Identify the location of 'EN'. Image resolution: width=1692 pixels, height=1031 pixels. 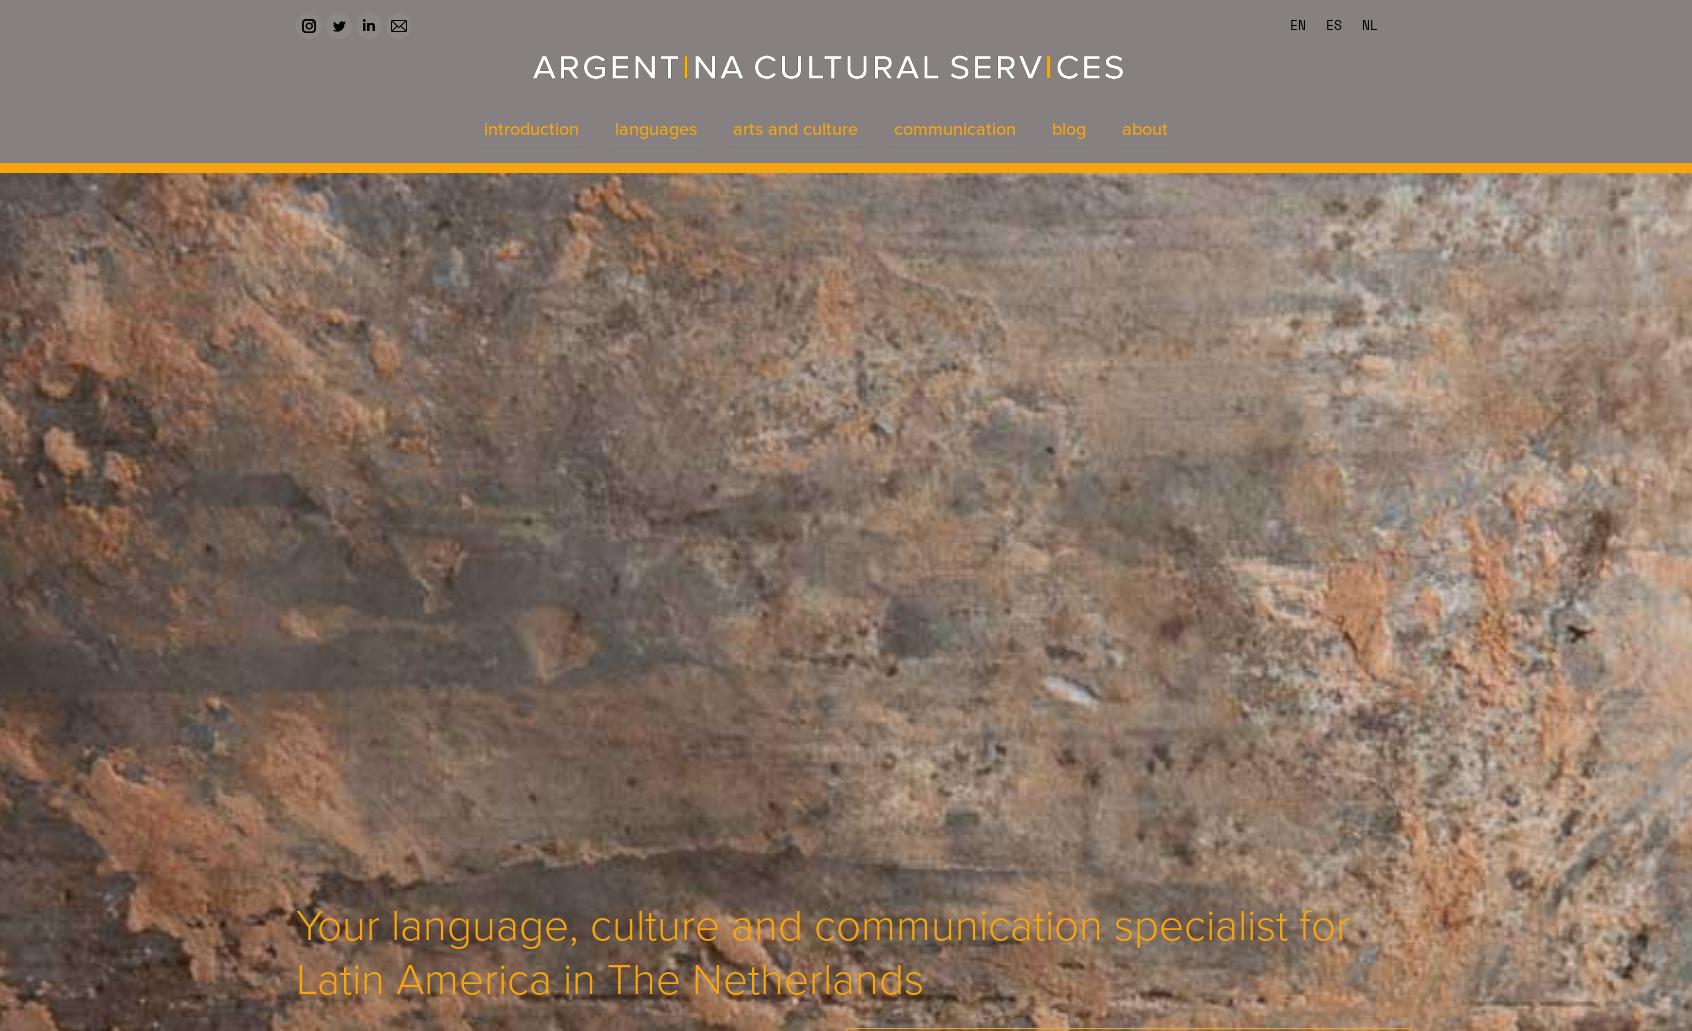
(1296, 24).